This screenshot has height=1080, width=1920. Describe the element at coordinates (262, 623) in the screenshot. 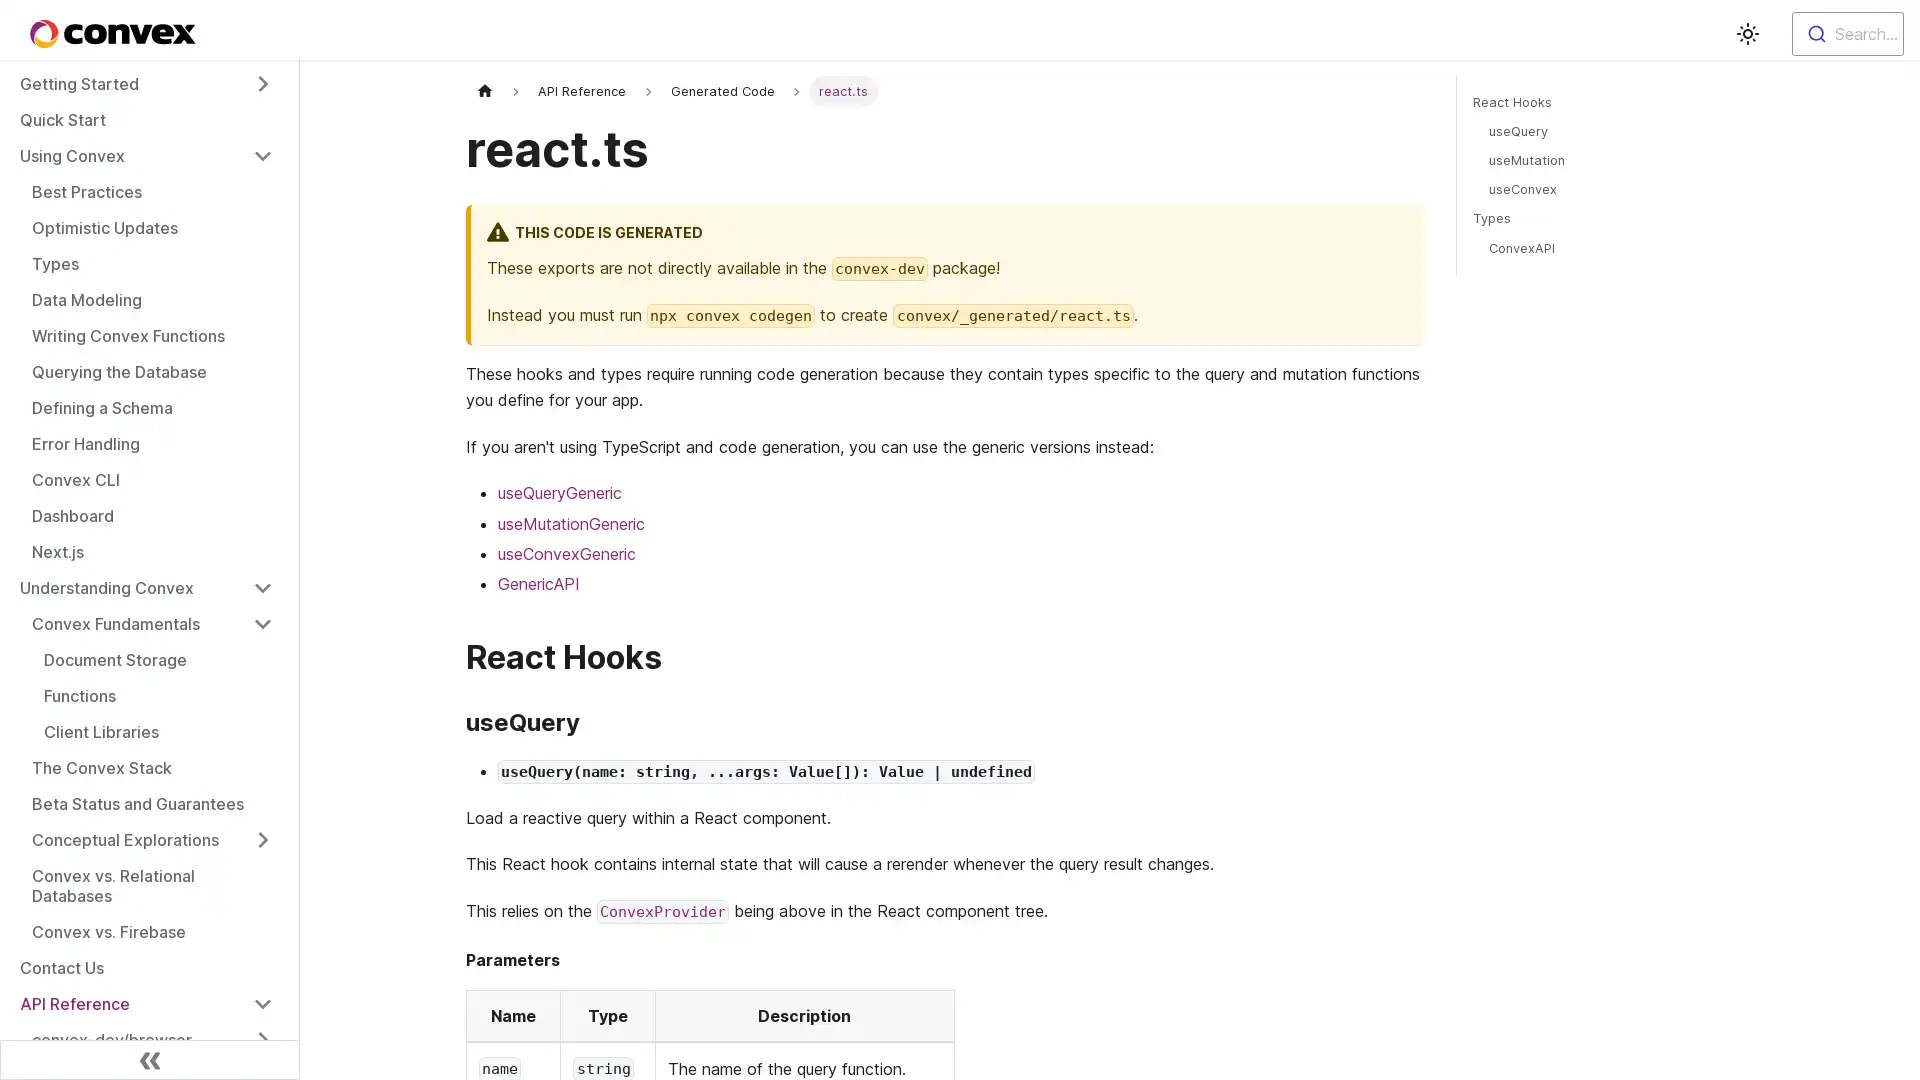

I see `Toggle the collapsible sidebar category 'Convex Fundamentals'` at that location.